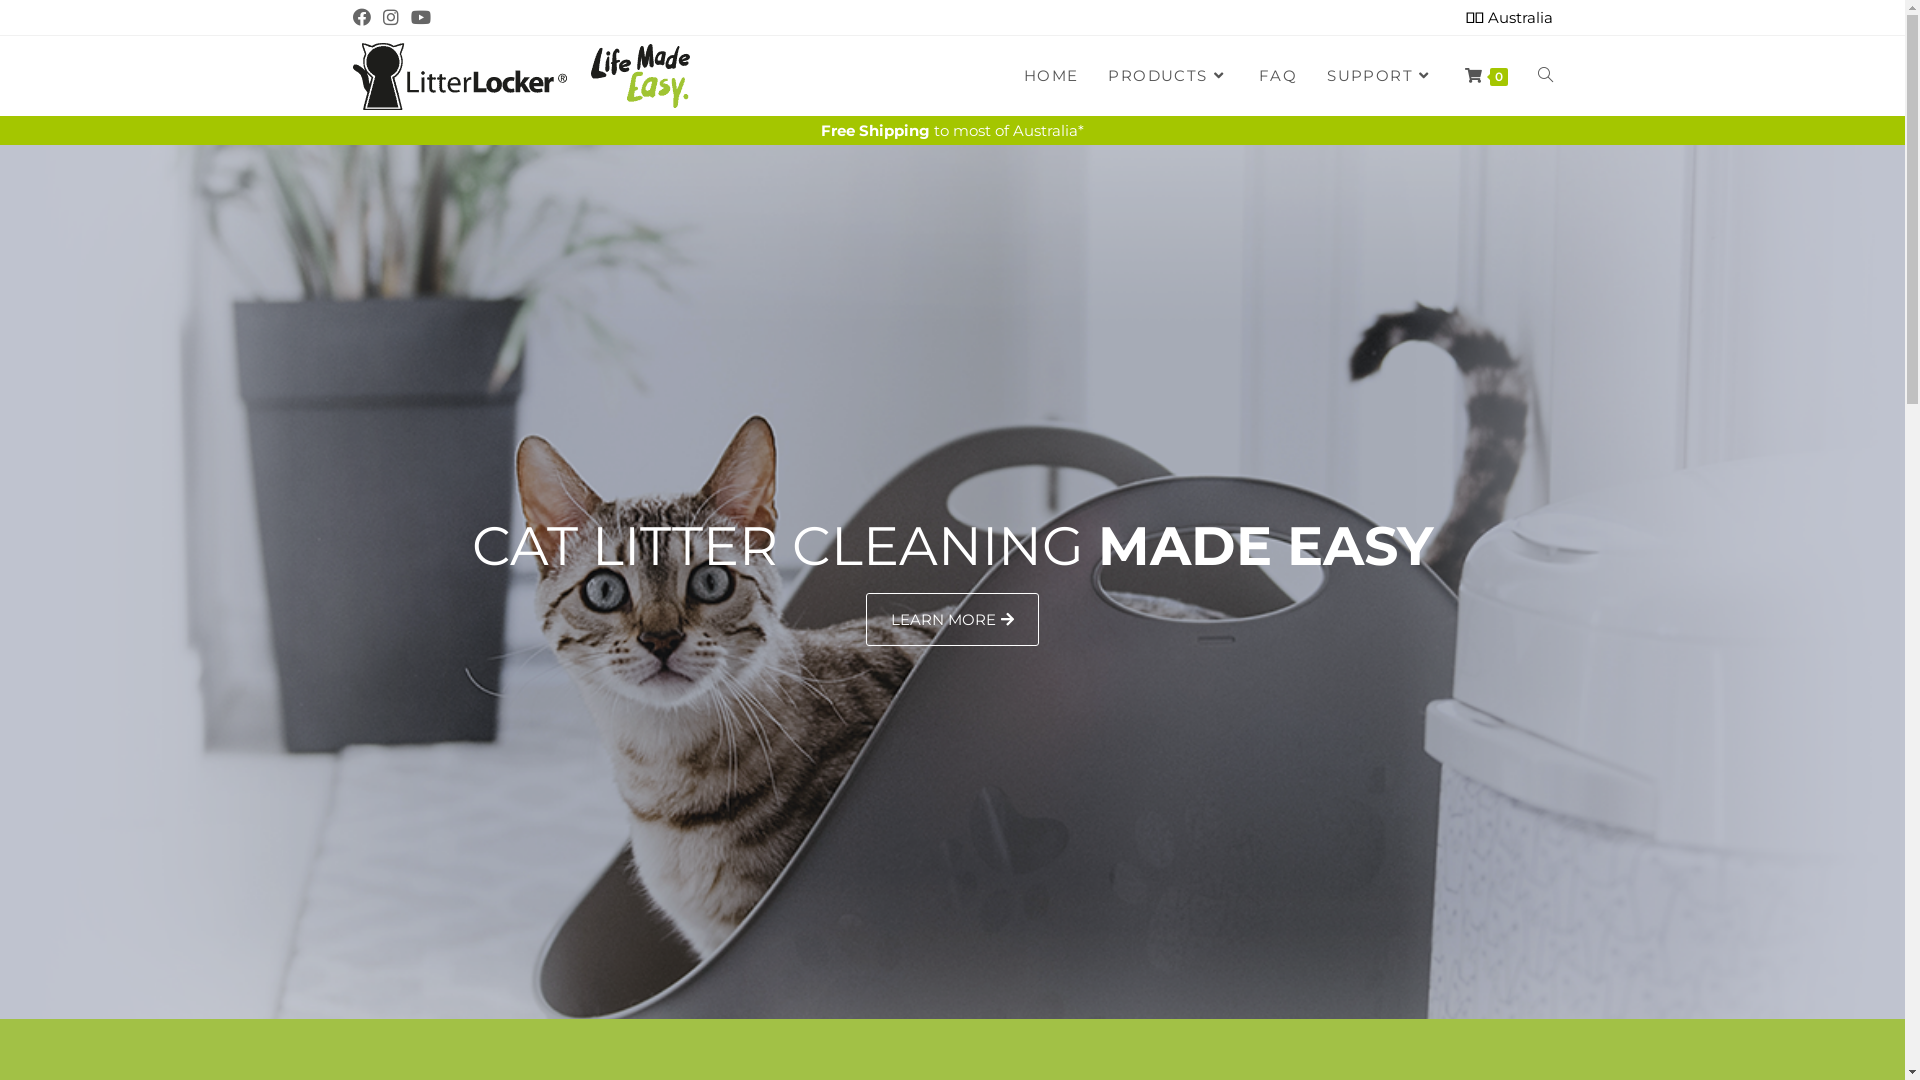  I want to click on 'SUPPORT', so click(1379, 75).